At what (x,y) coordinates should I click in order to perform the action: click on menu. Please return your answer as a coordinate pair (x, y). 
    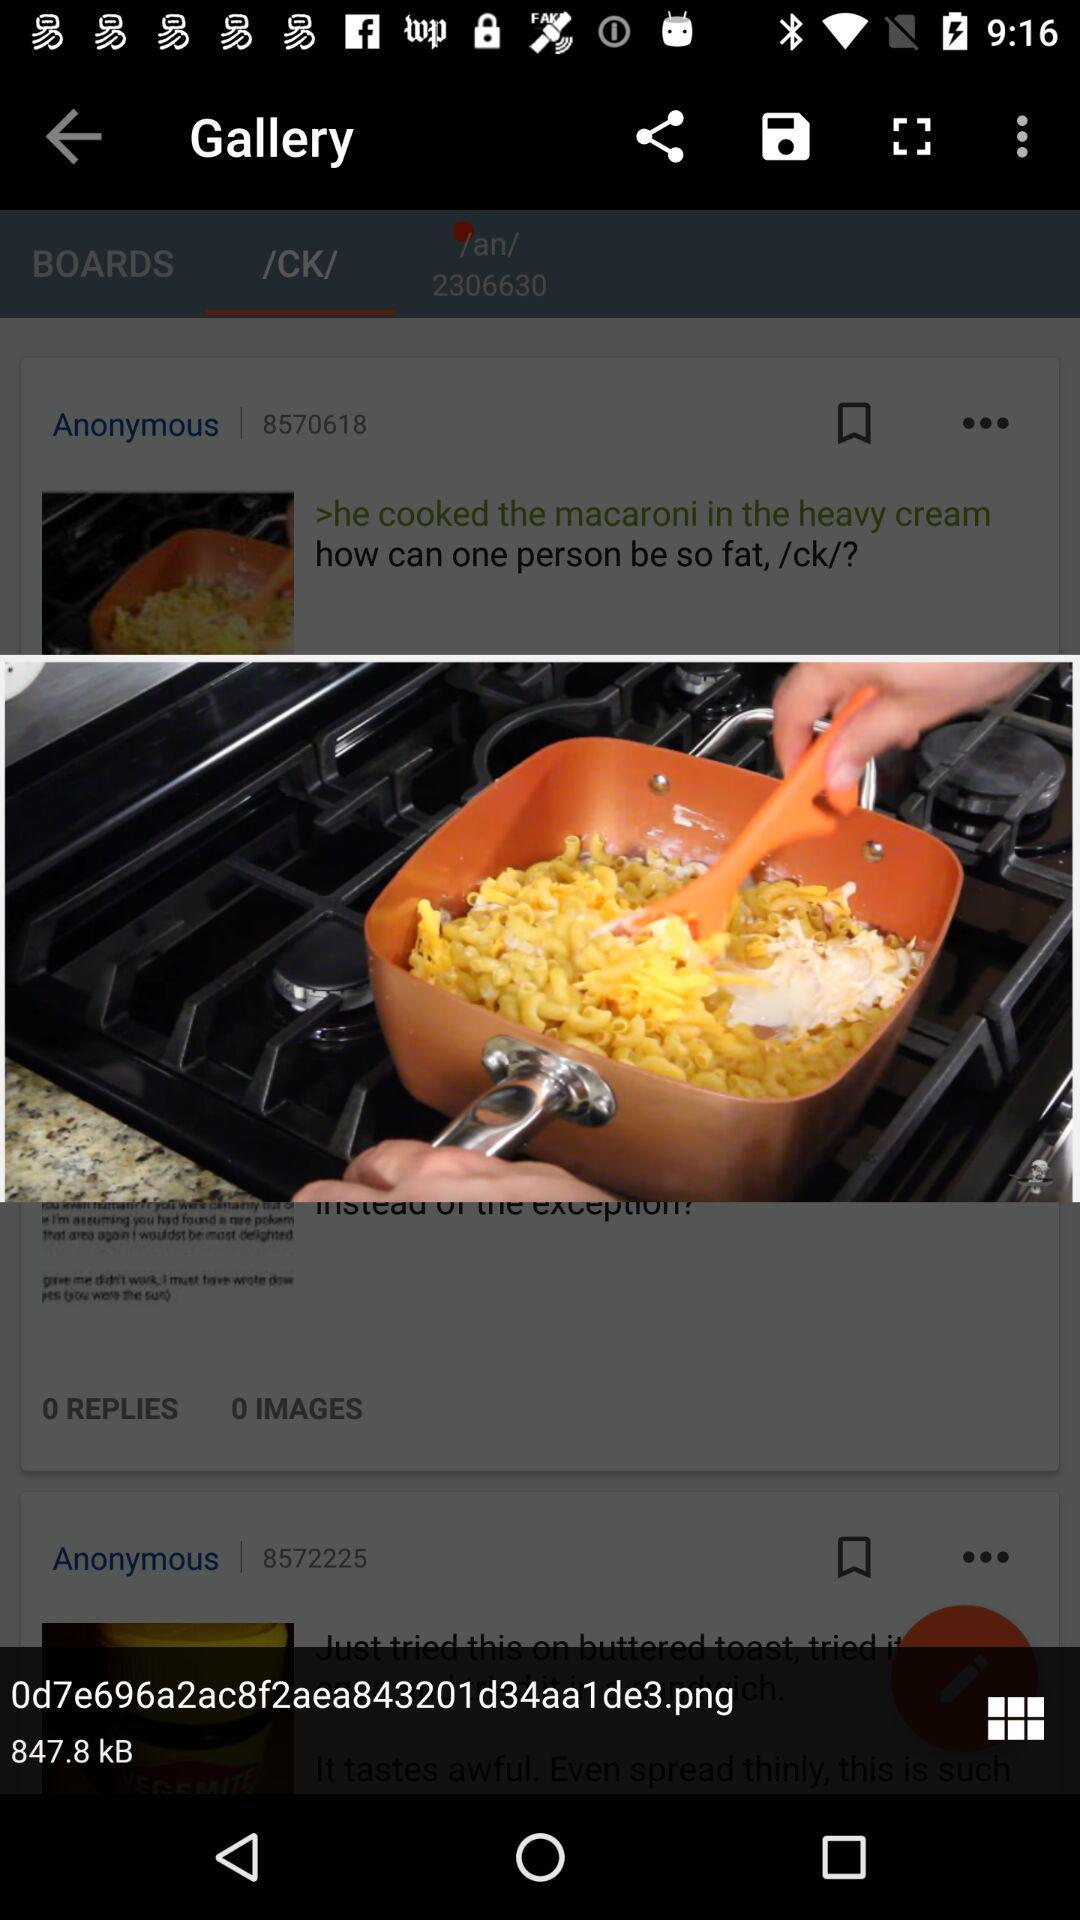
    Looking at the image, I should click on (1014, 1719).